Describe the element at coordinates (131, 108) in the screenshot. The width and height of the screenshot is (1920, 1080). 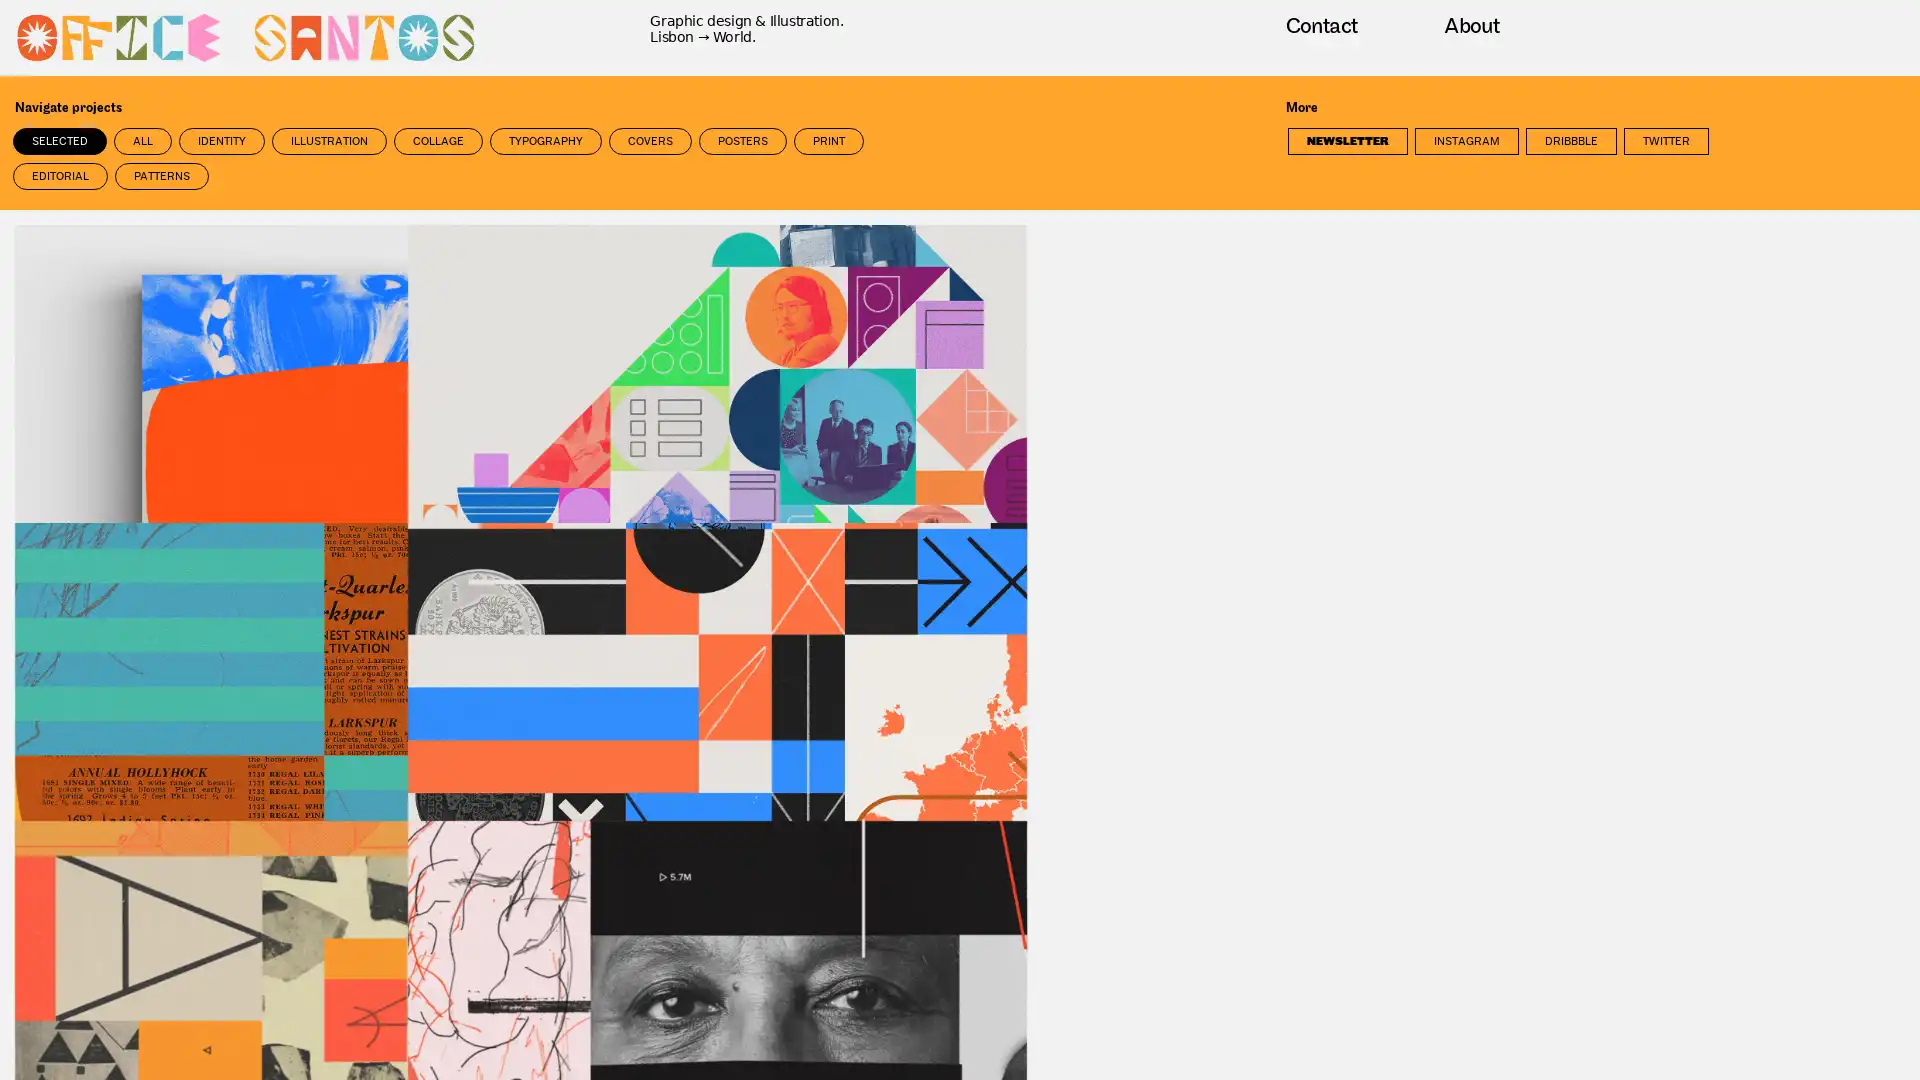
I see `Navigate projects` at that location.